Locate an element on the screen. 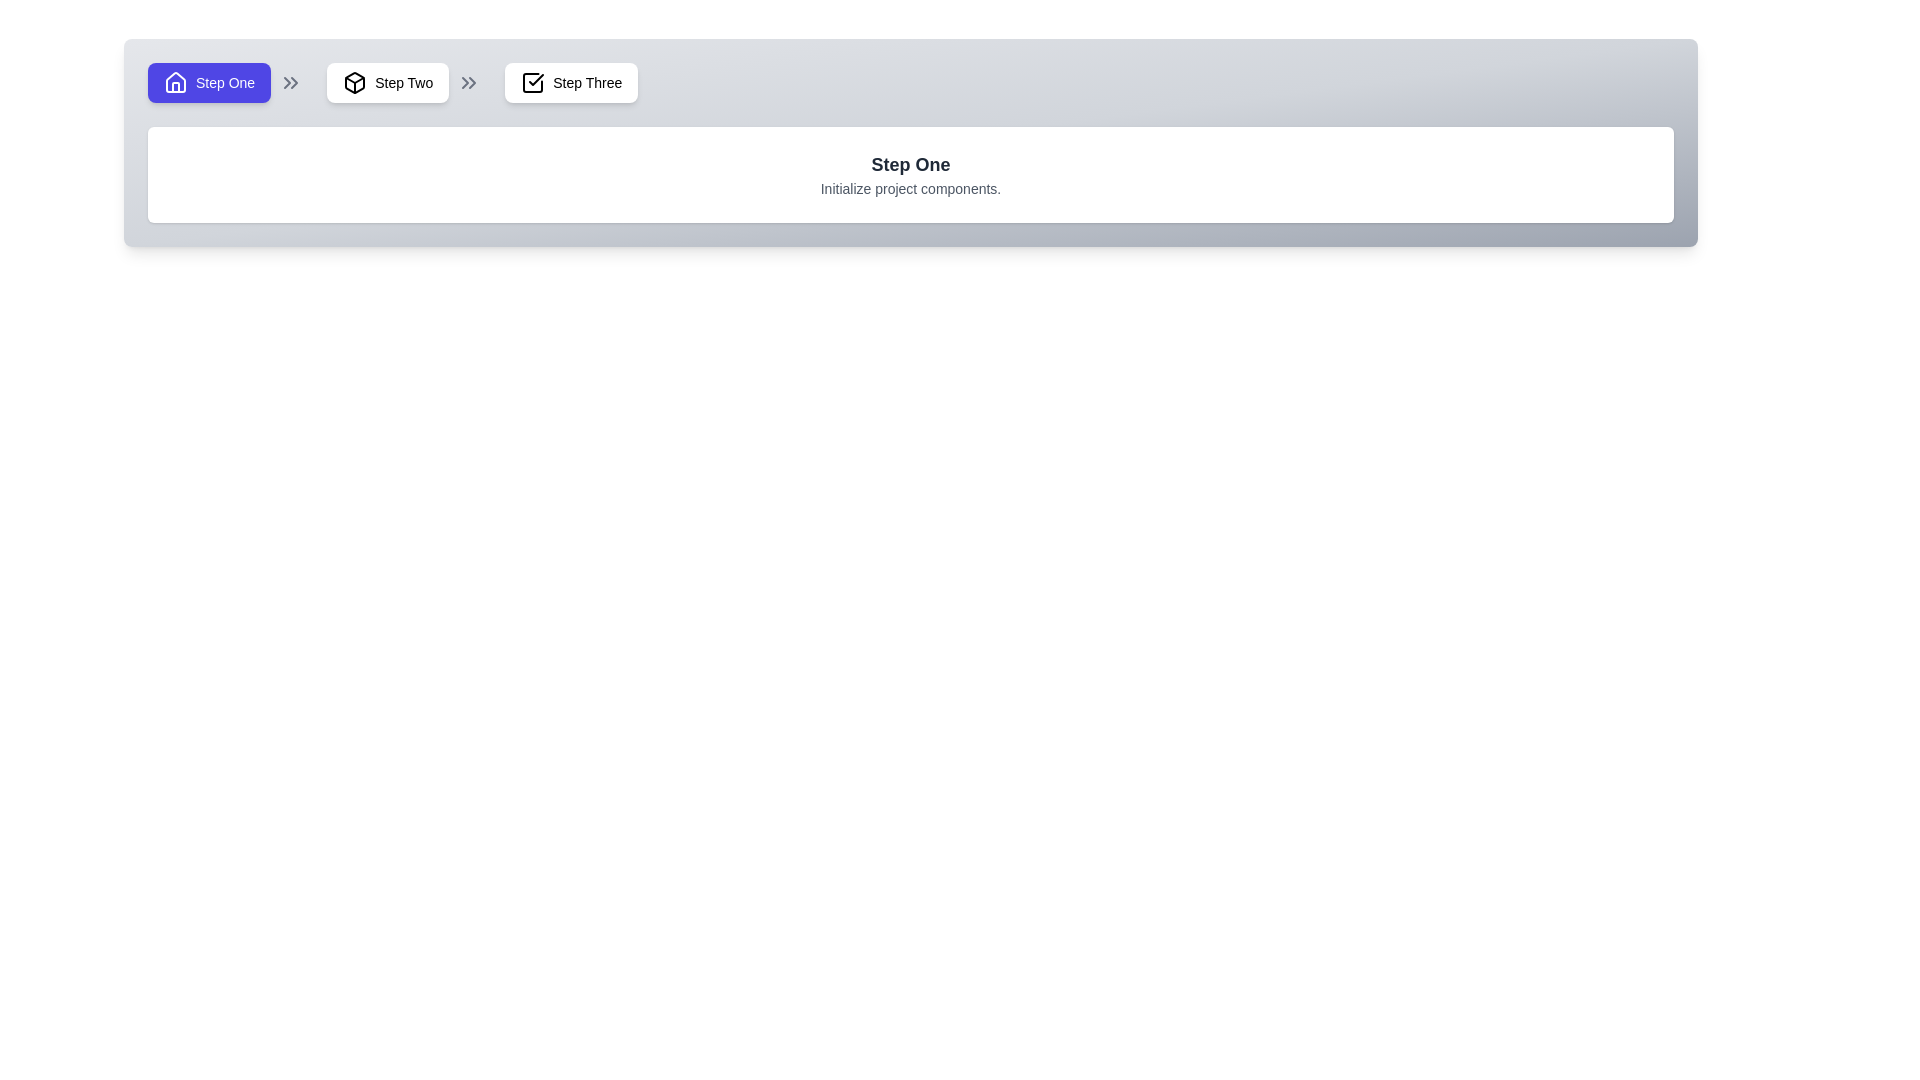  the second navigation button located centrally in the navigation bar is located at coordinates (388, 82).